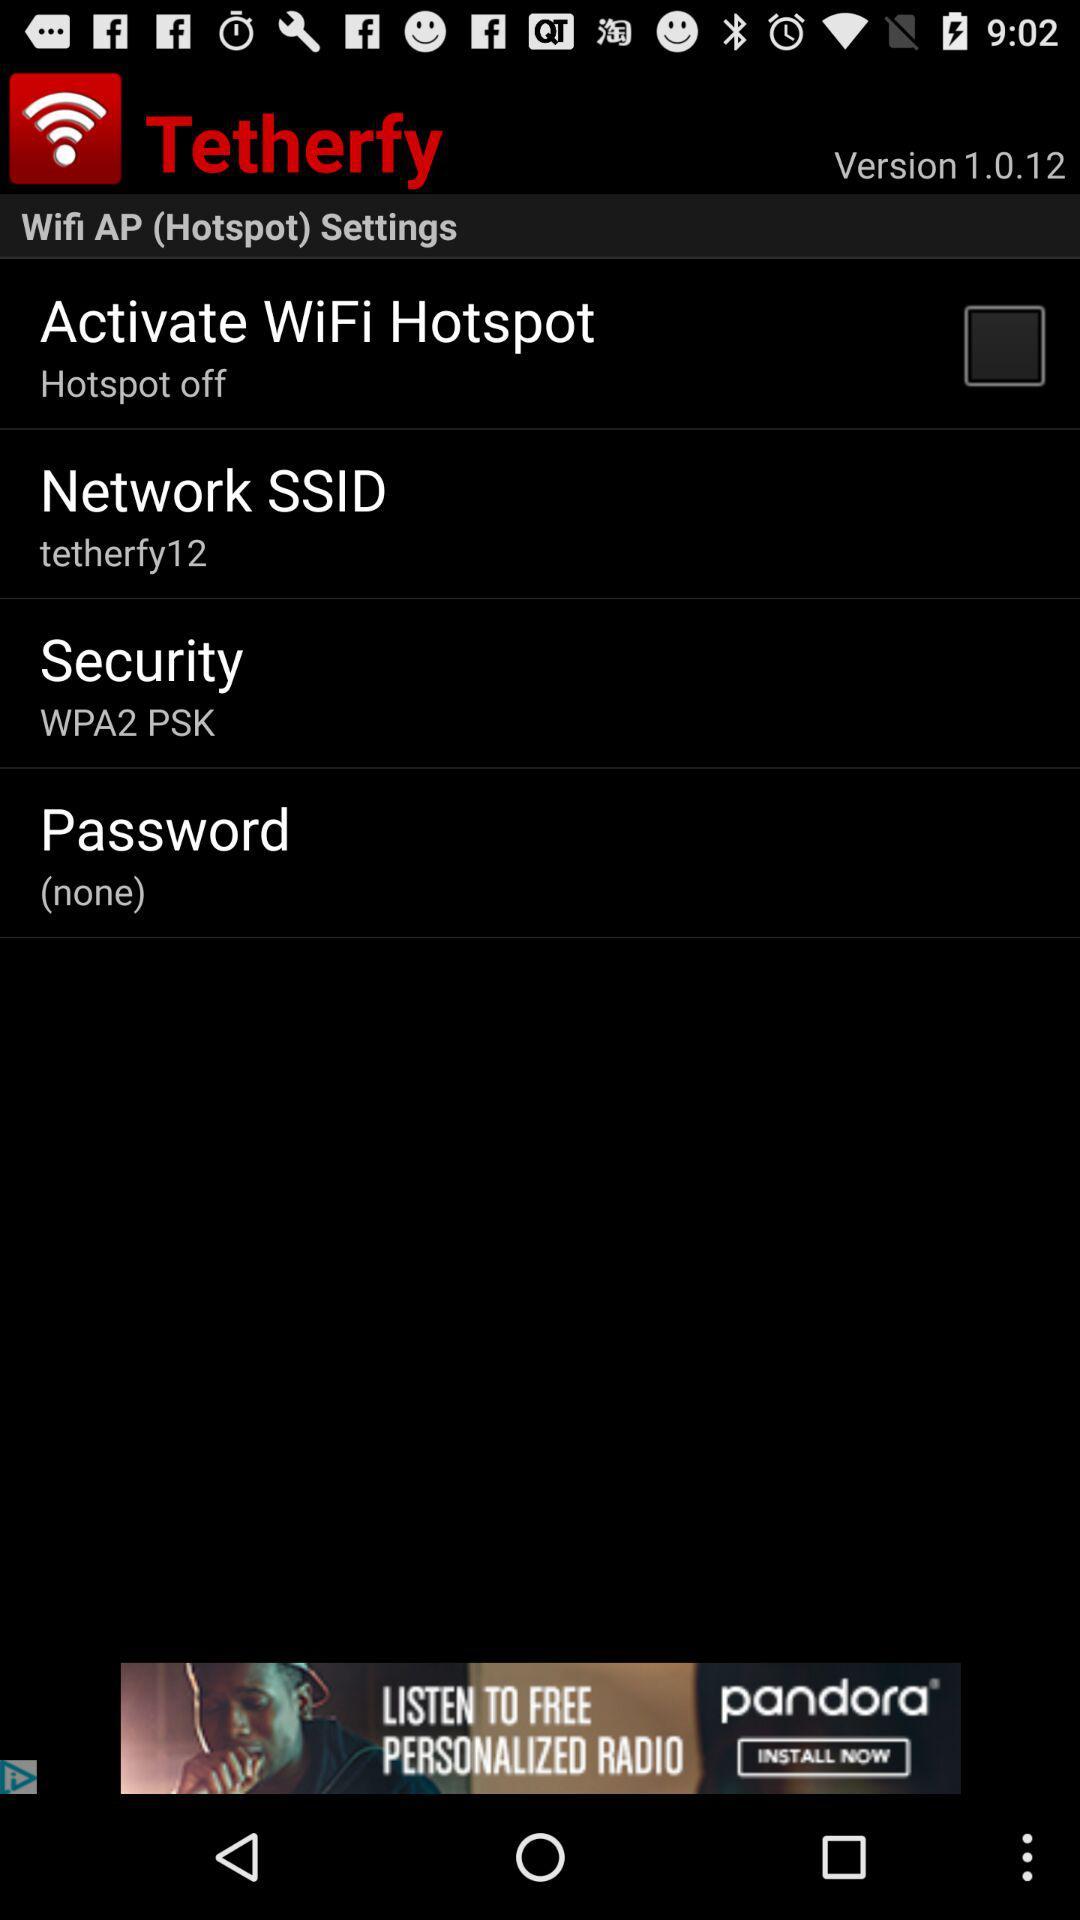 The image size is (1080, 1920). What do you see at coordinates (1003, 344) in the screenshot?
I see `the icon next to activate wifi hotspot item` at bounding box center [1003, 344].